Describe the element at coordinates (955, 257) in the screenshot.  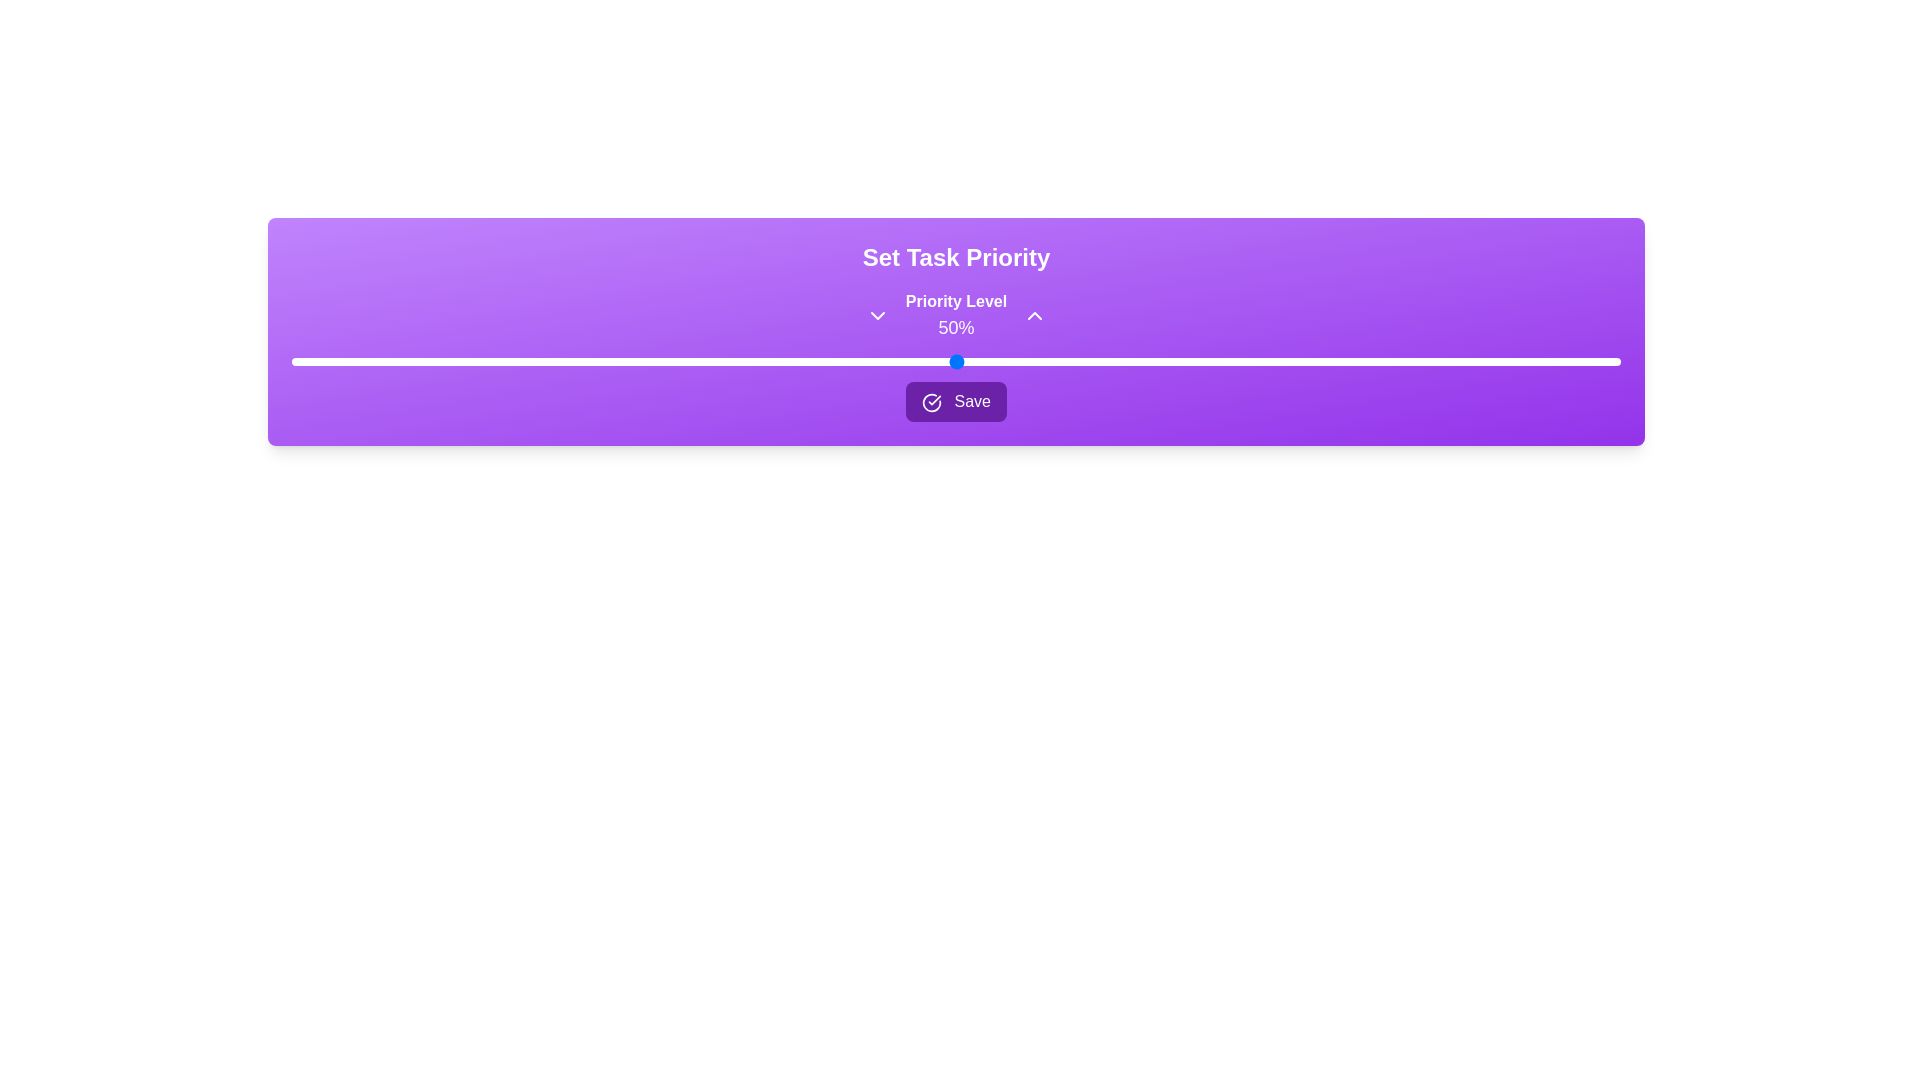
I see `the bold, large-font text label 'Set Task Priority' which is centered on a purple gradient background at the top of the section` at that location.